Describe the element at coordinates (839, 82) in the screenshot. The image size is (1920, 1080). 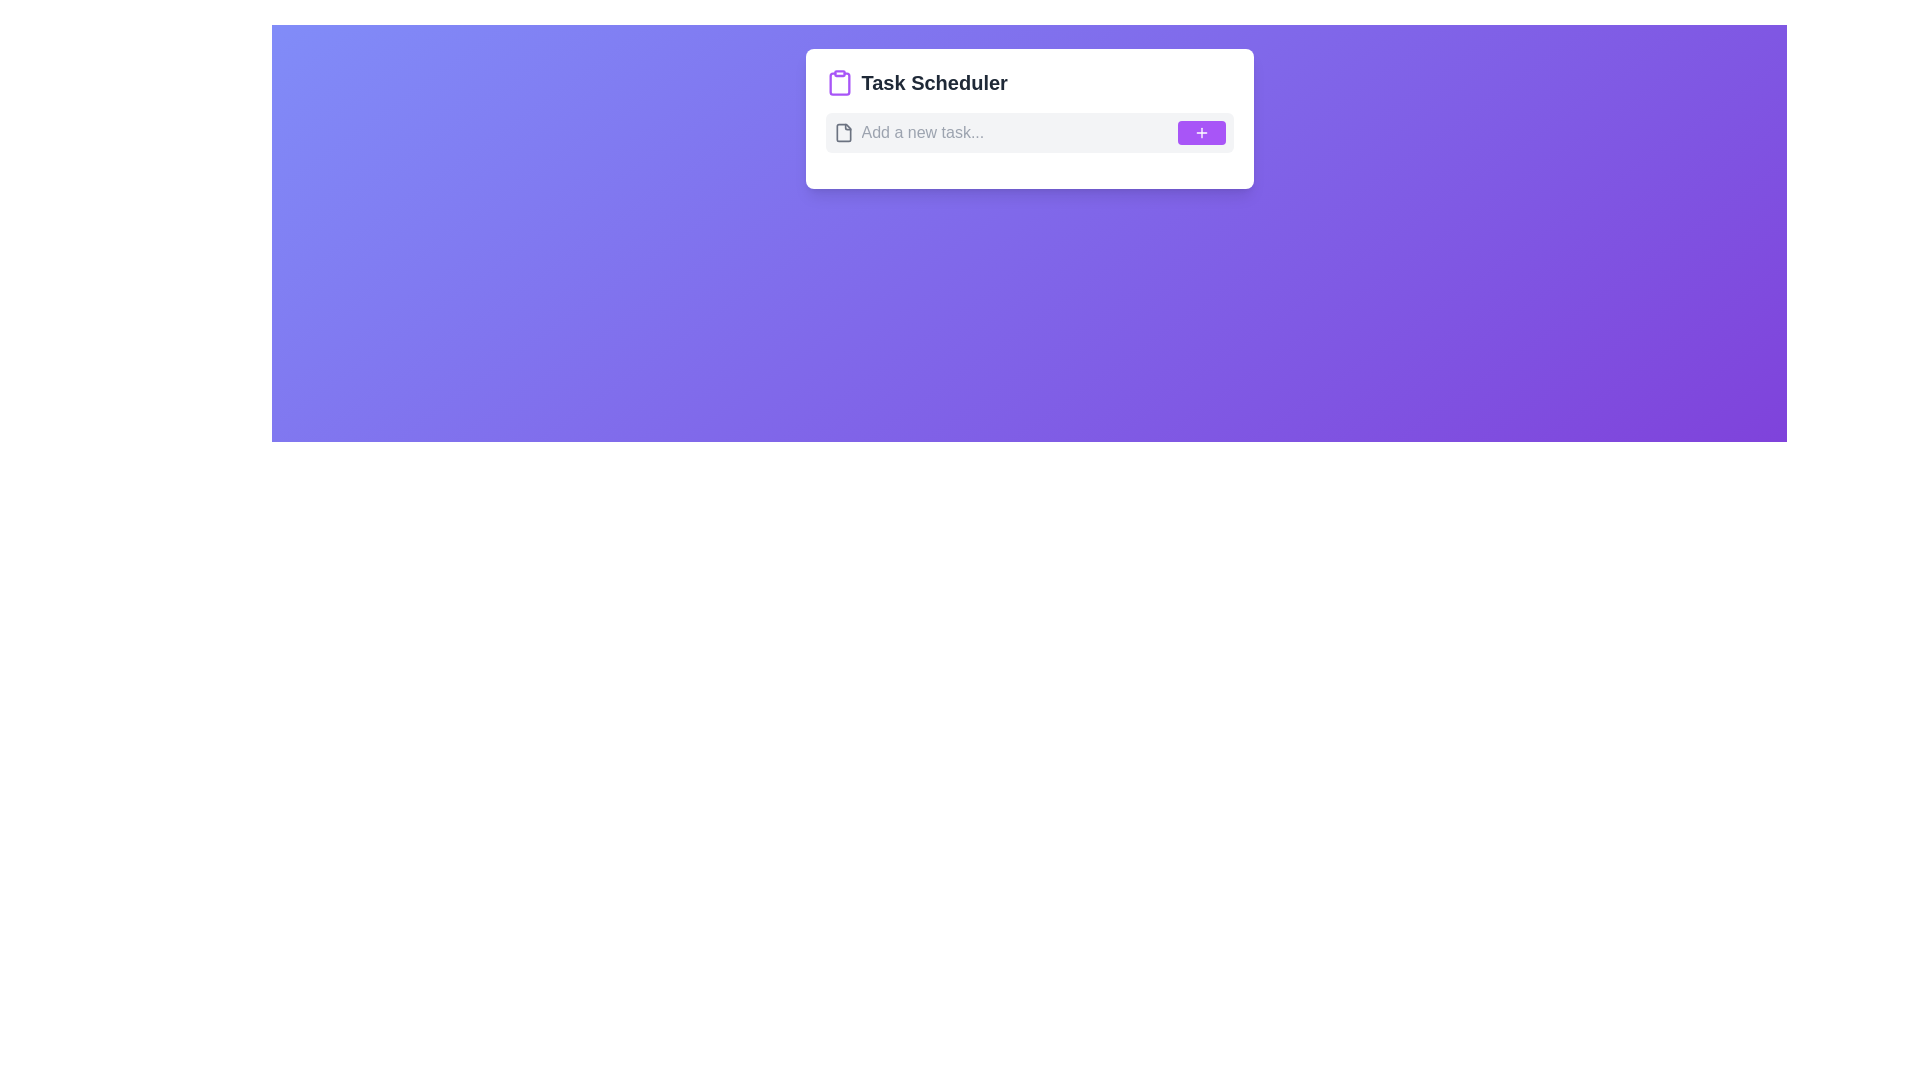
I see `the clipboard icon located to the left of the 'Task Scheduler' heading, which serves as a visual representation of task management` at that location.